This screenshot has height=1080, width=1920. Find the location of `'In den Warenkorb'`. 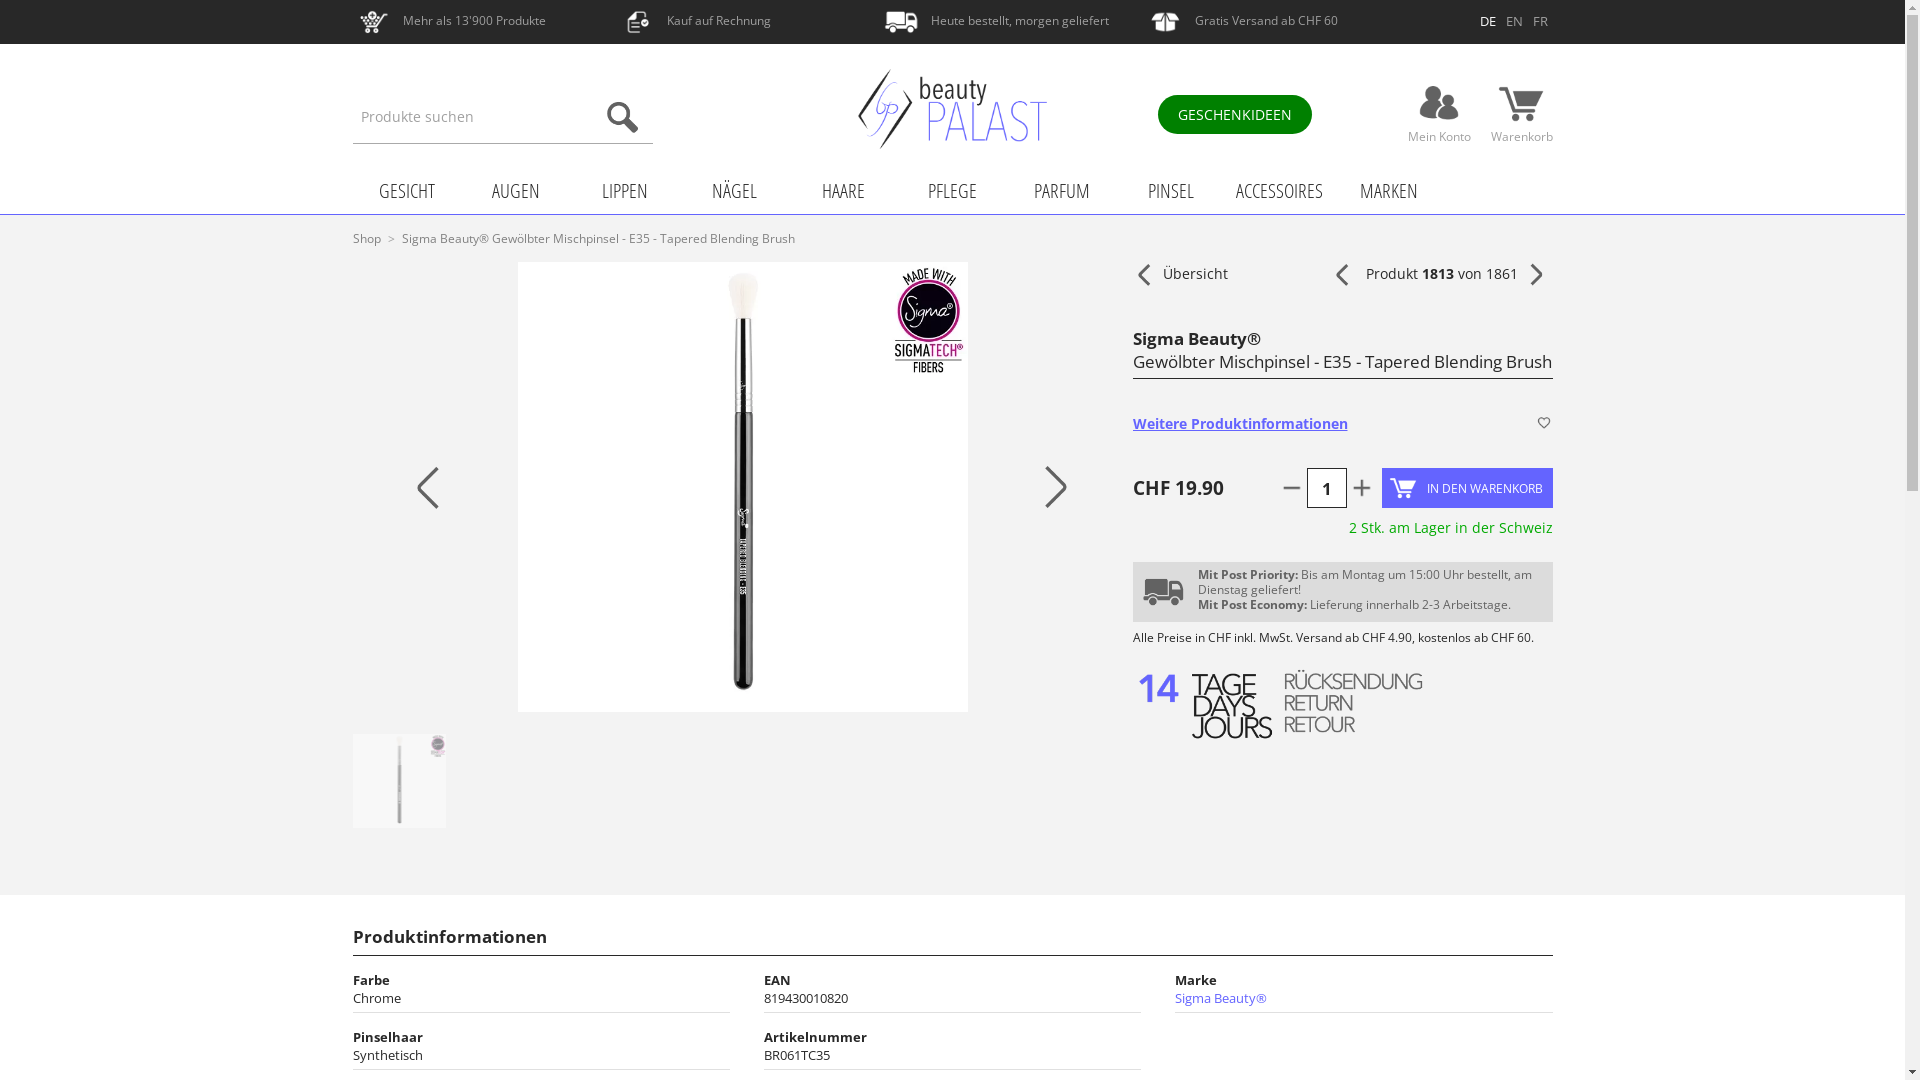

'In den Warenkorb' is located at coordinates (1467, 488).